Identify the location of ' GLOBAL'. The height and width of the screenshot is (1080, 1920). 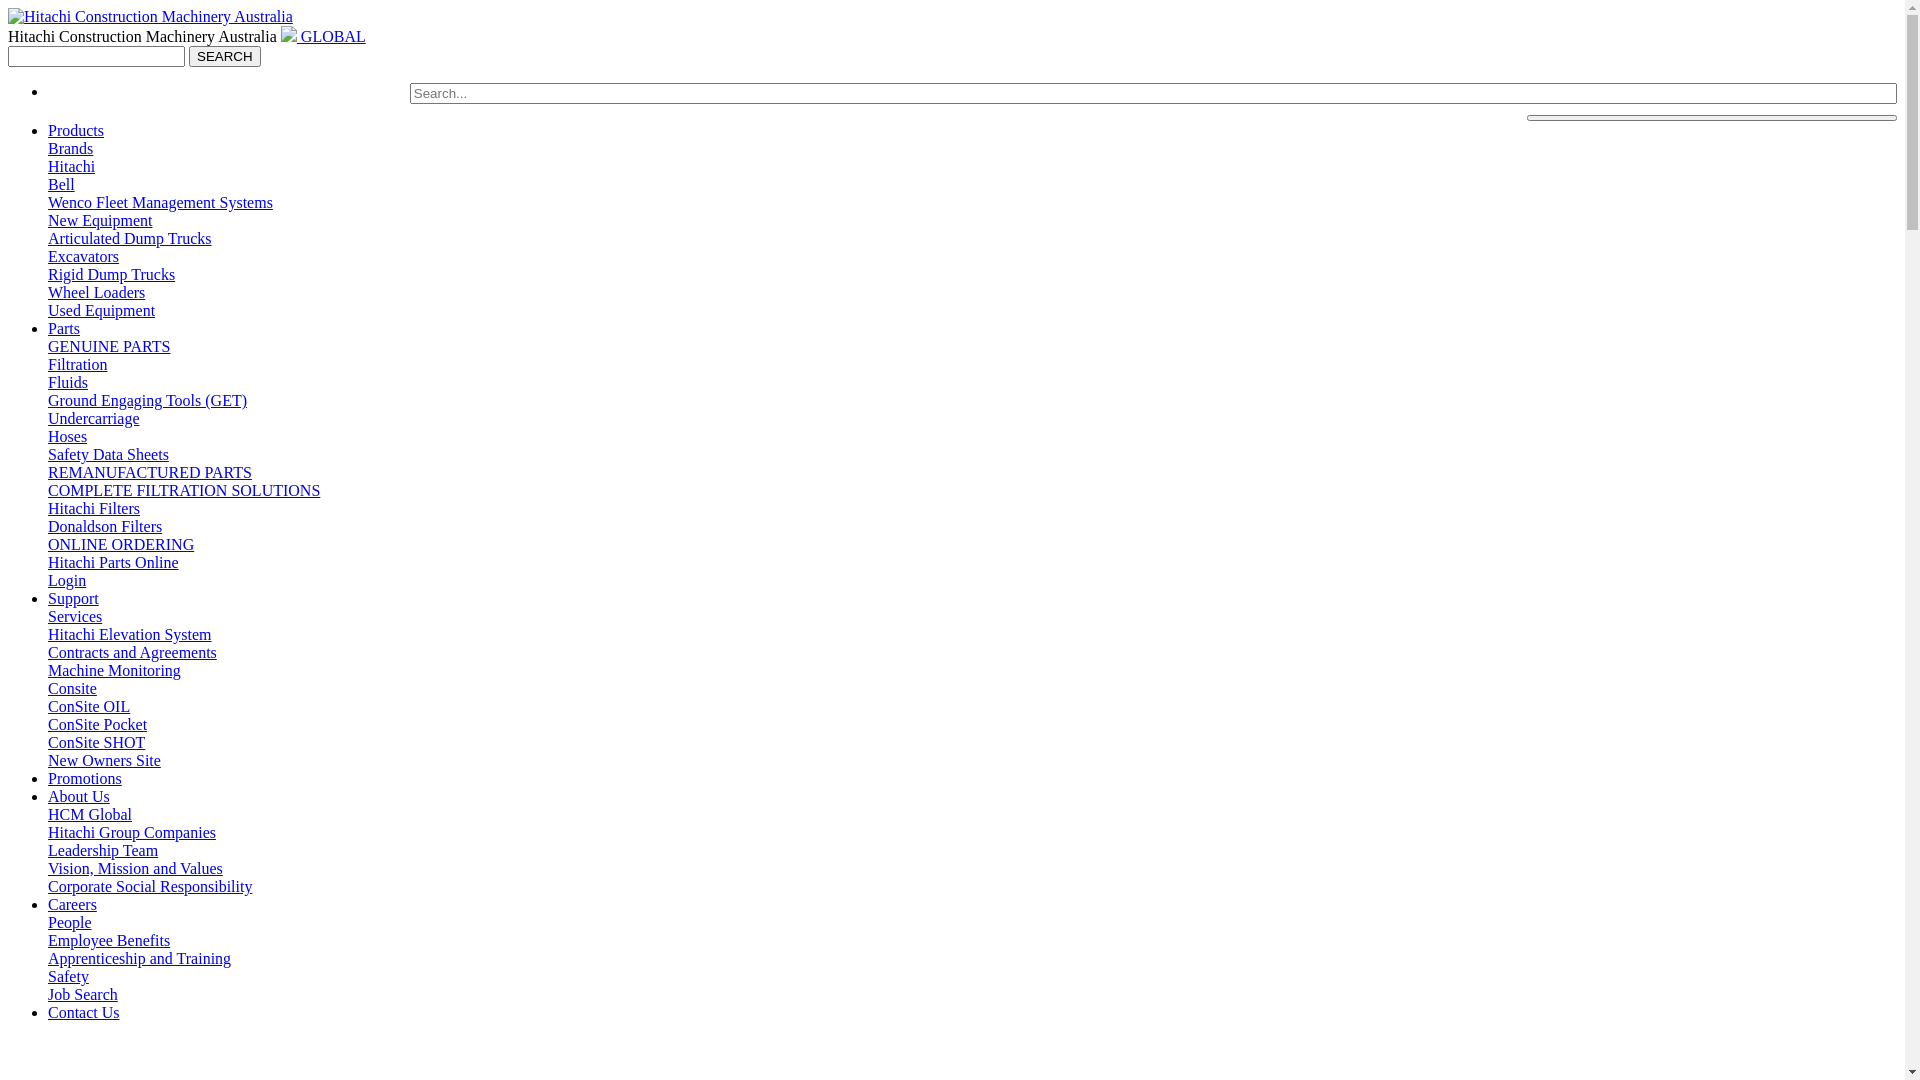
(323, 36).